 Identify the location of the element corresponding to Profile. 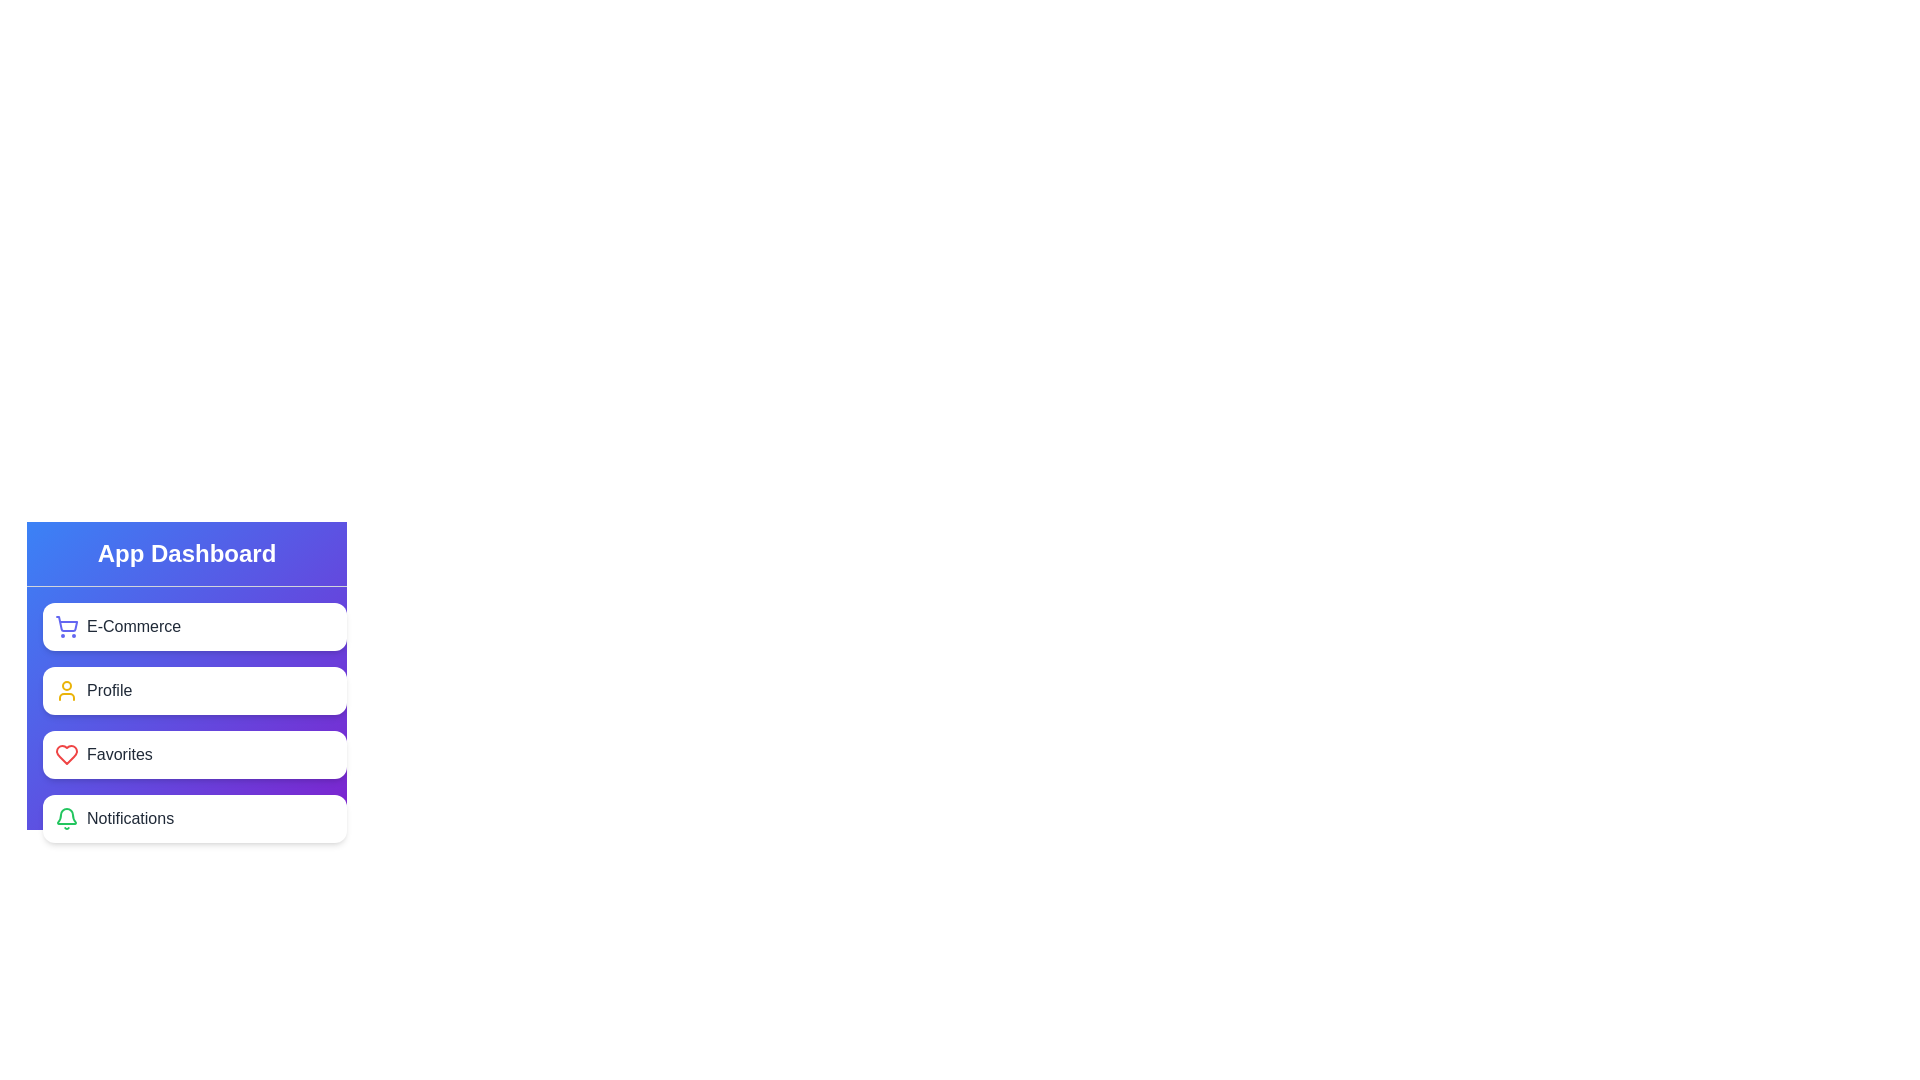
(195, 689).